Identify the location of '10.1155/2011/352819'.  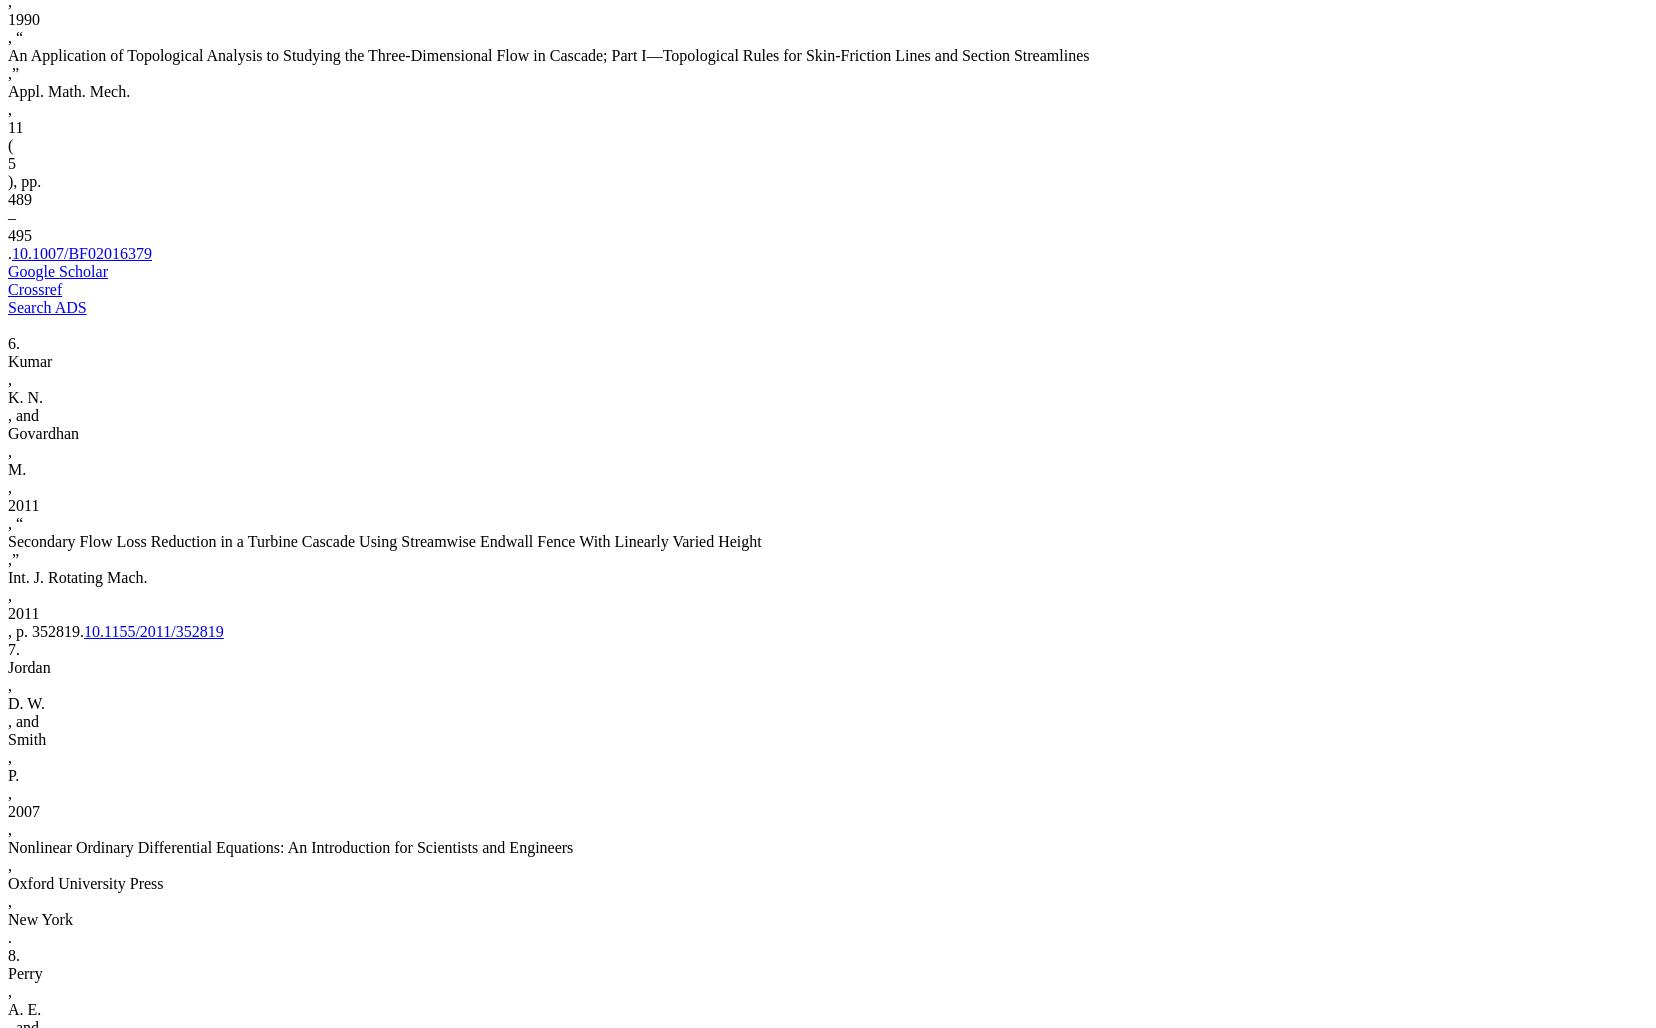
(152, 630).